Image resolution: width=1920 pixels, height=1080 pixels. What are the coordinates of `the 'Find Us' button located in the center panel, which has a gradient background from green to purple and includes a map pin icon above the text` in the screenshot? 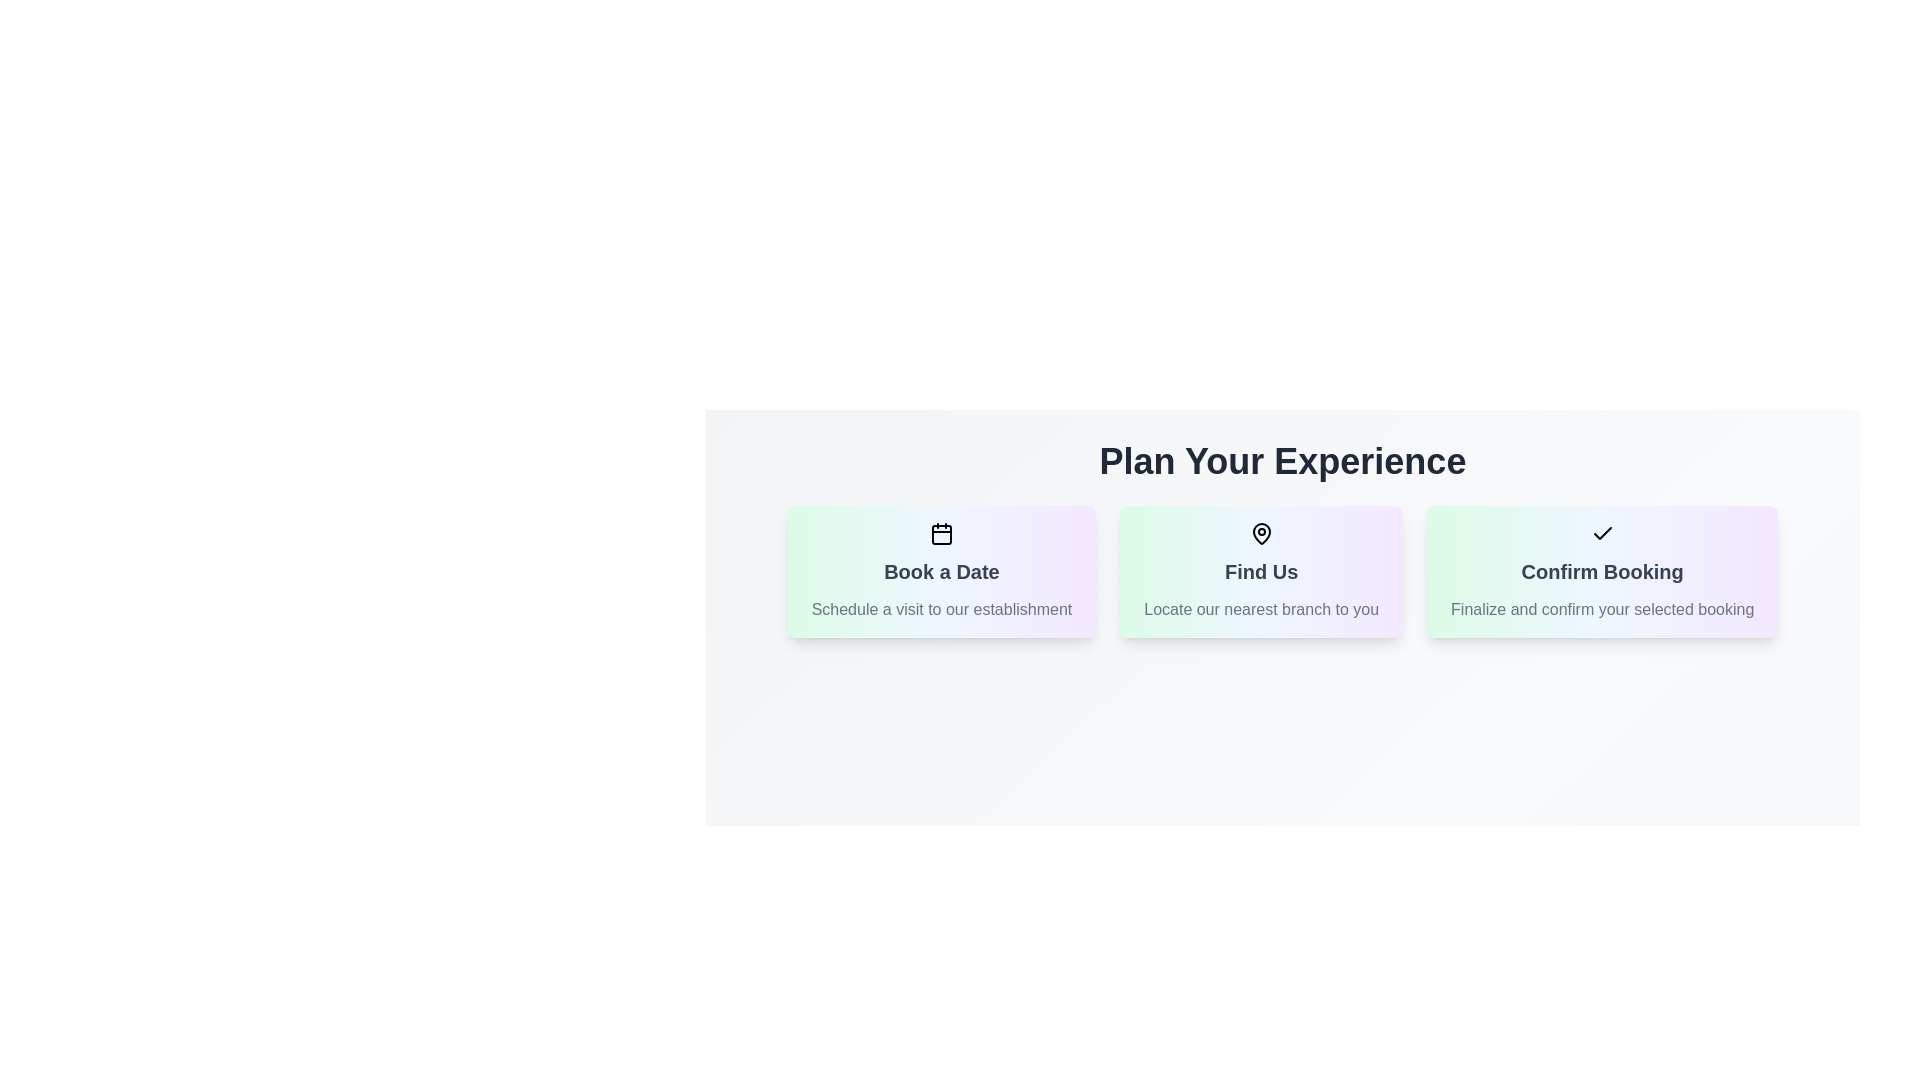 It's located at (1260, 571).